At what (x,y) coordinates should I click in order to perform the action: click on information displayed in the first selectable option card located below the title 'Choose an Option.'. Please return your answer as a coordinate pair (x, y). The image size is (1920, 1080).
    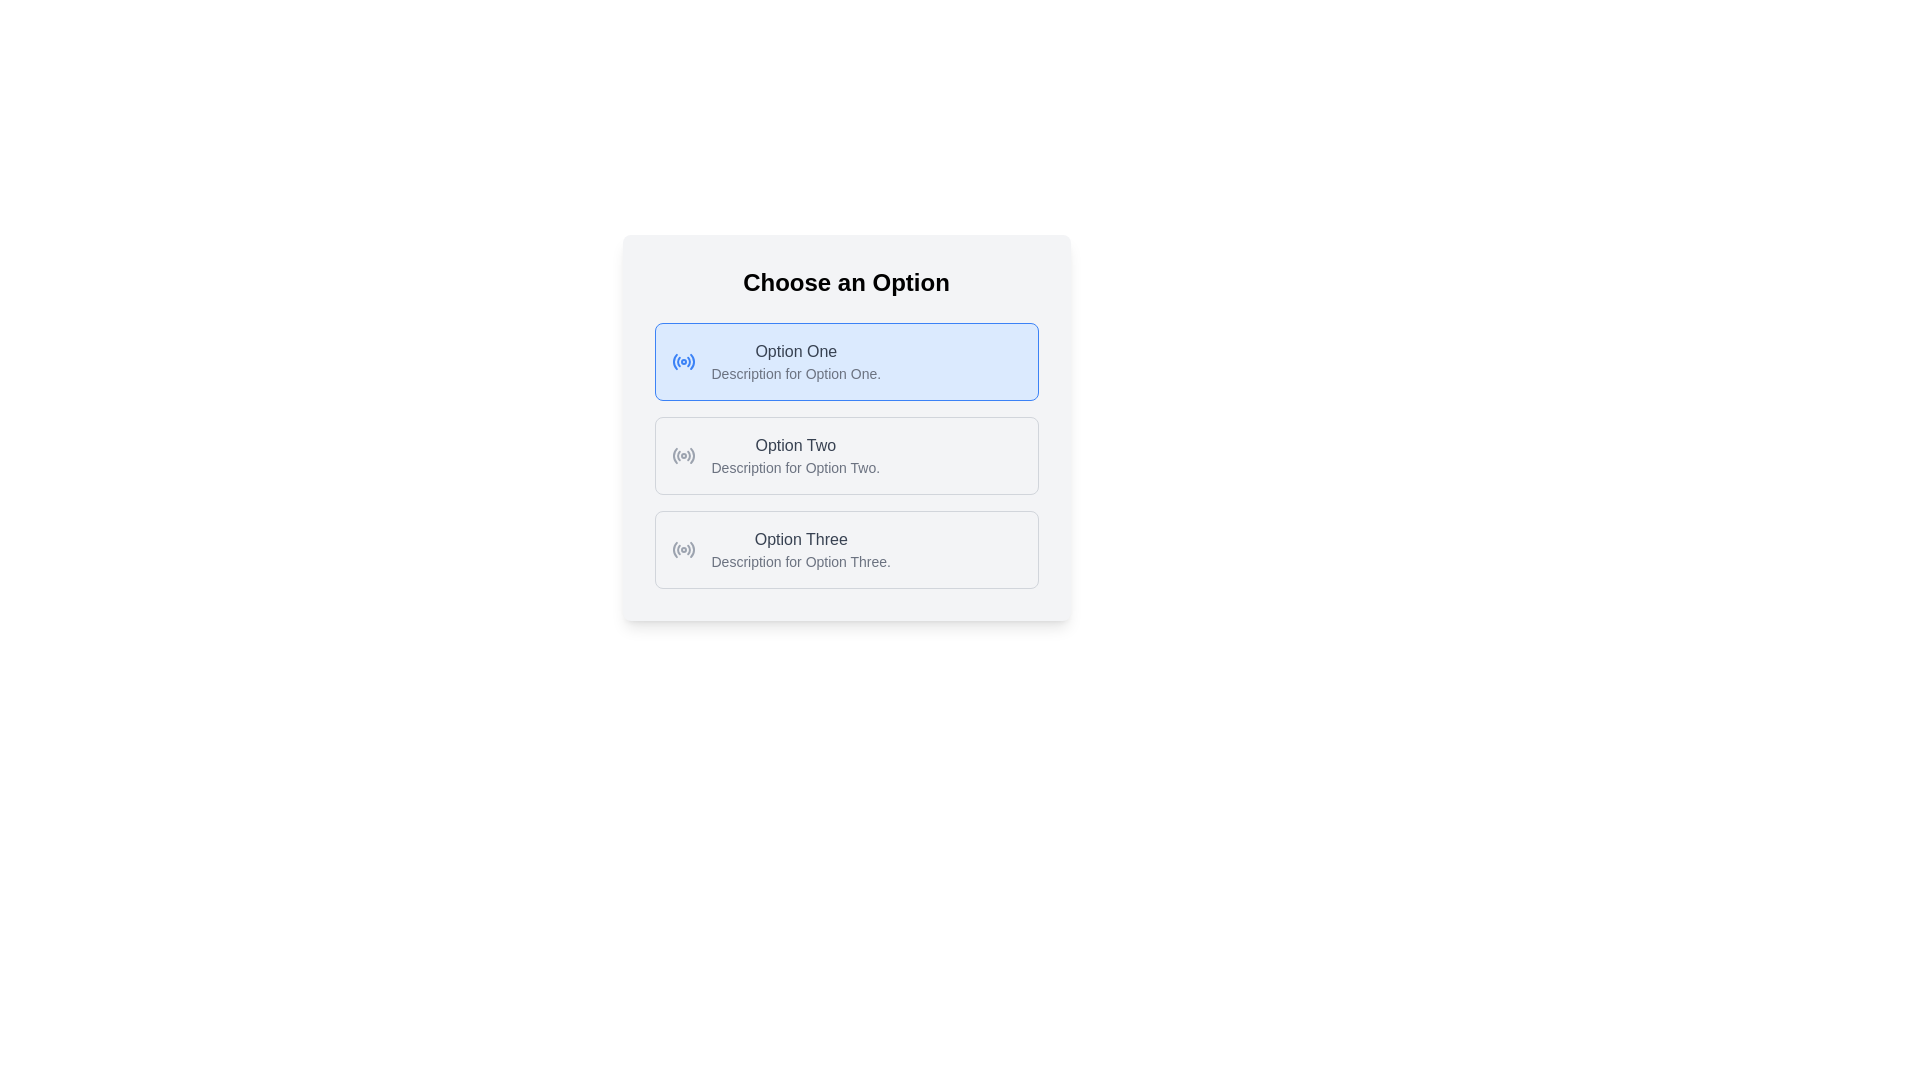
    Looking at the image, I should click on (795, 362).